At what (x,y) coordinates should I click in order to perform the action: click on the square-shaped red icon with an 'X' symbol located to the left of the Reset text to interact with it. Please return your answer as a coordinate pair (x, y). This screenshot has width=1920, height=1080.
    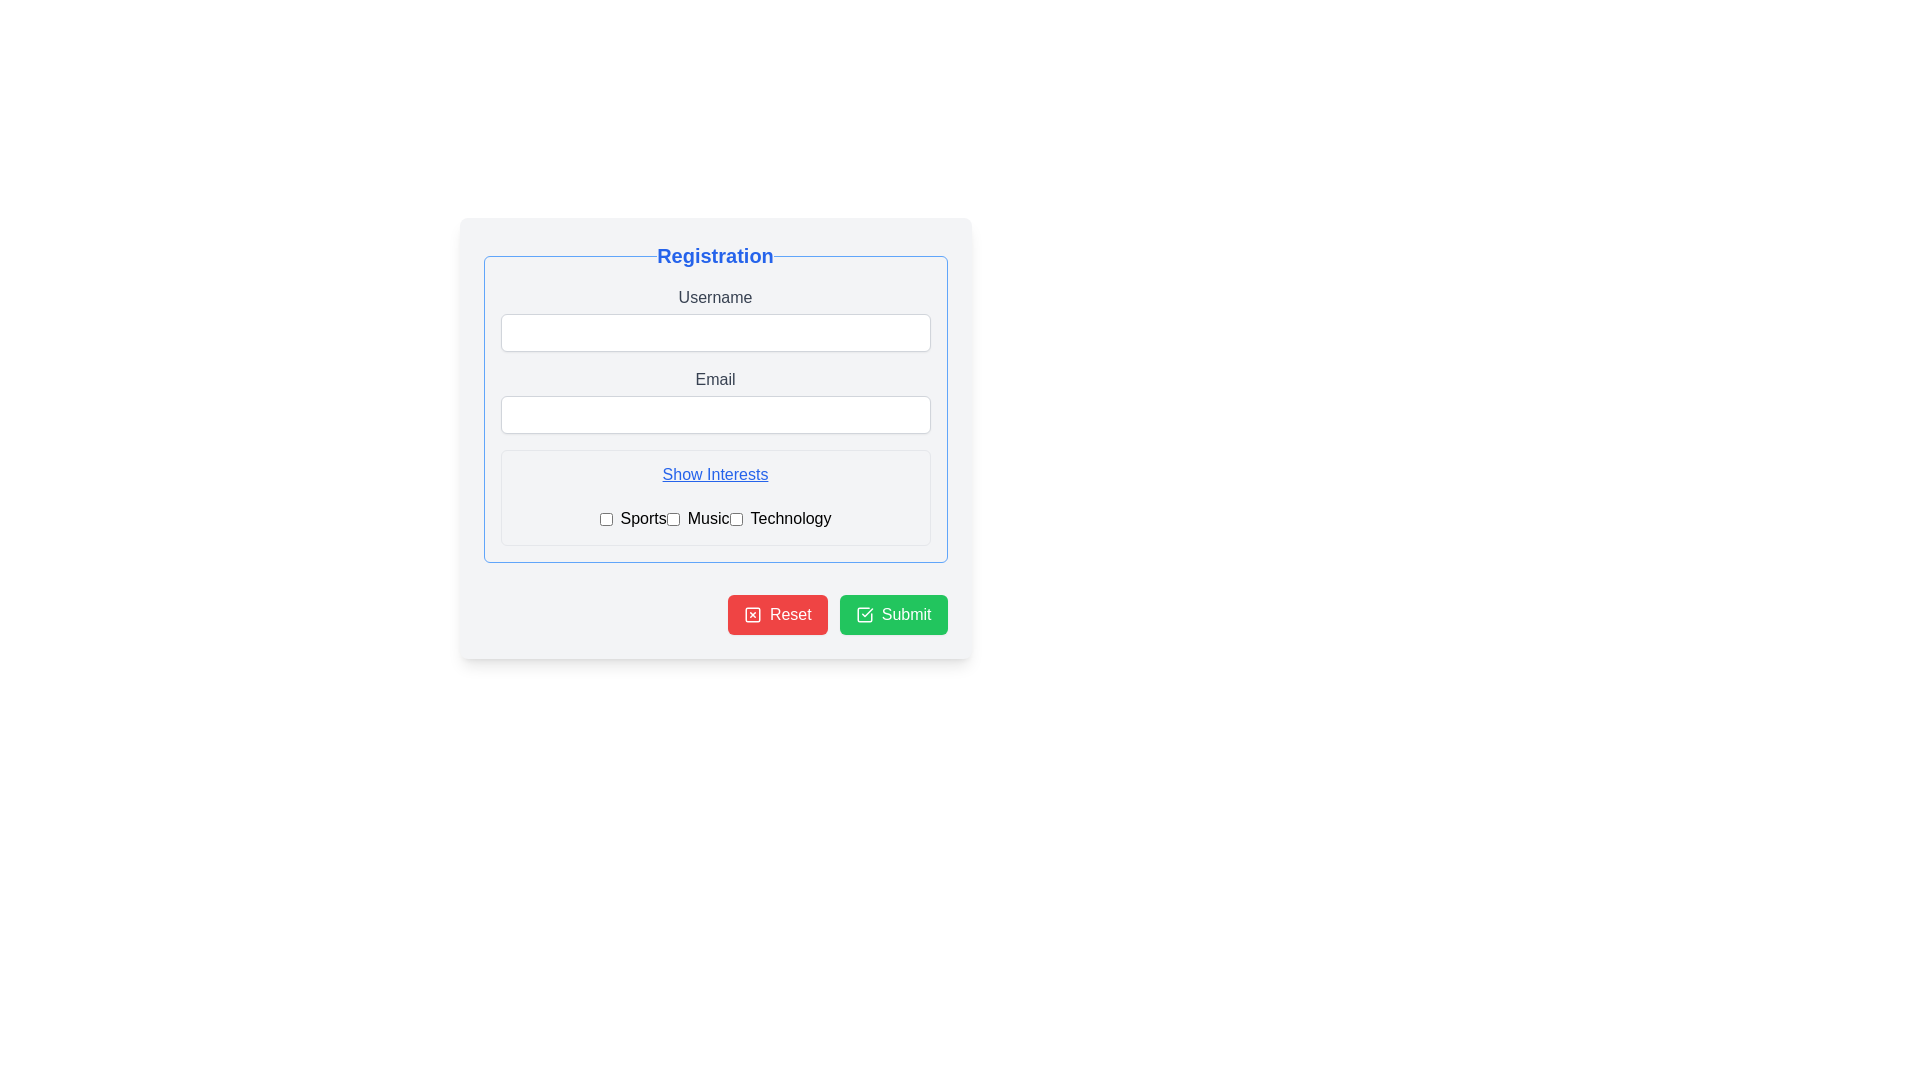
    Looking at the image, I should click on (751, 613).